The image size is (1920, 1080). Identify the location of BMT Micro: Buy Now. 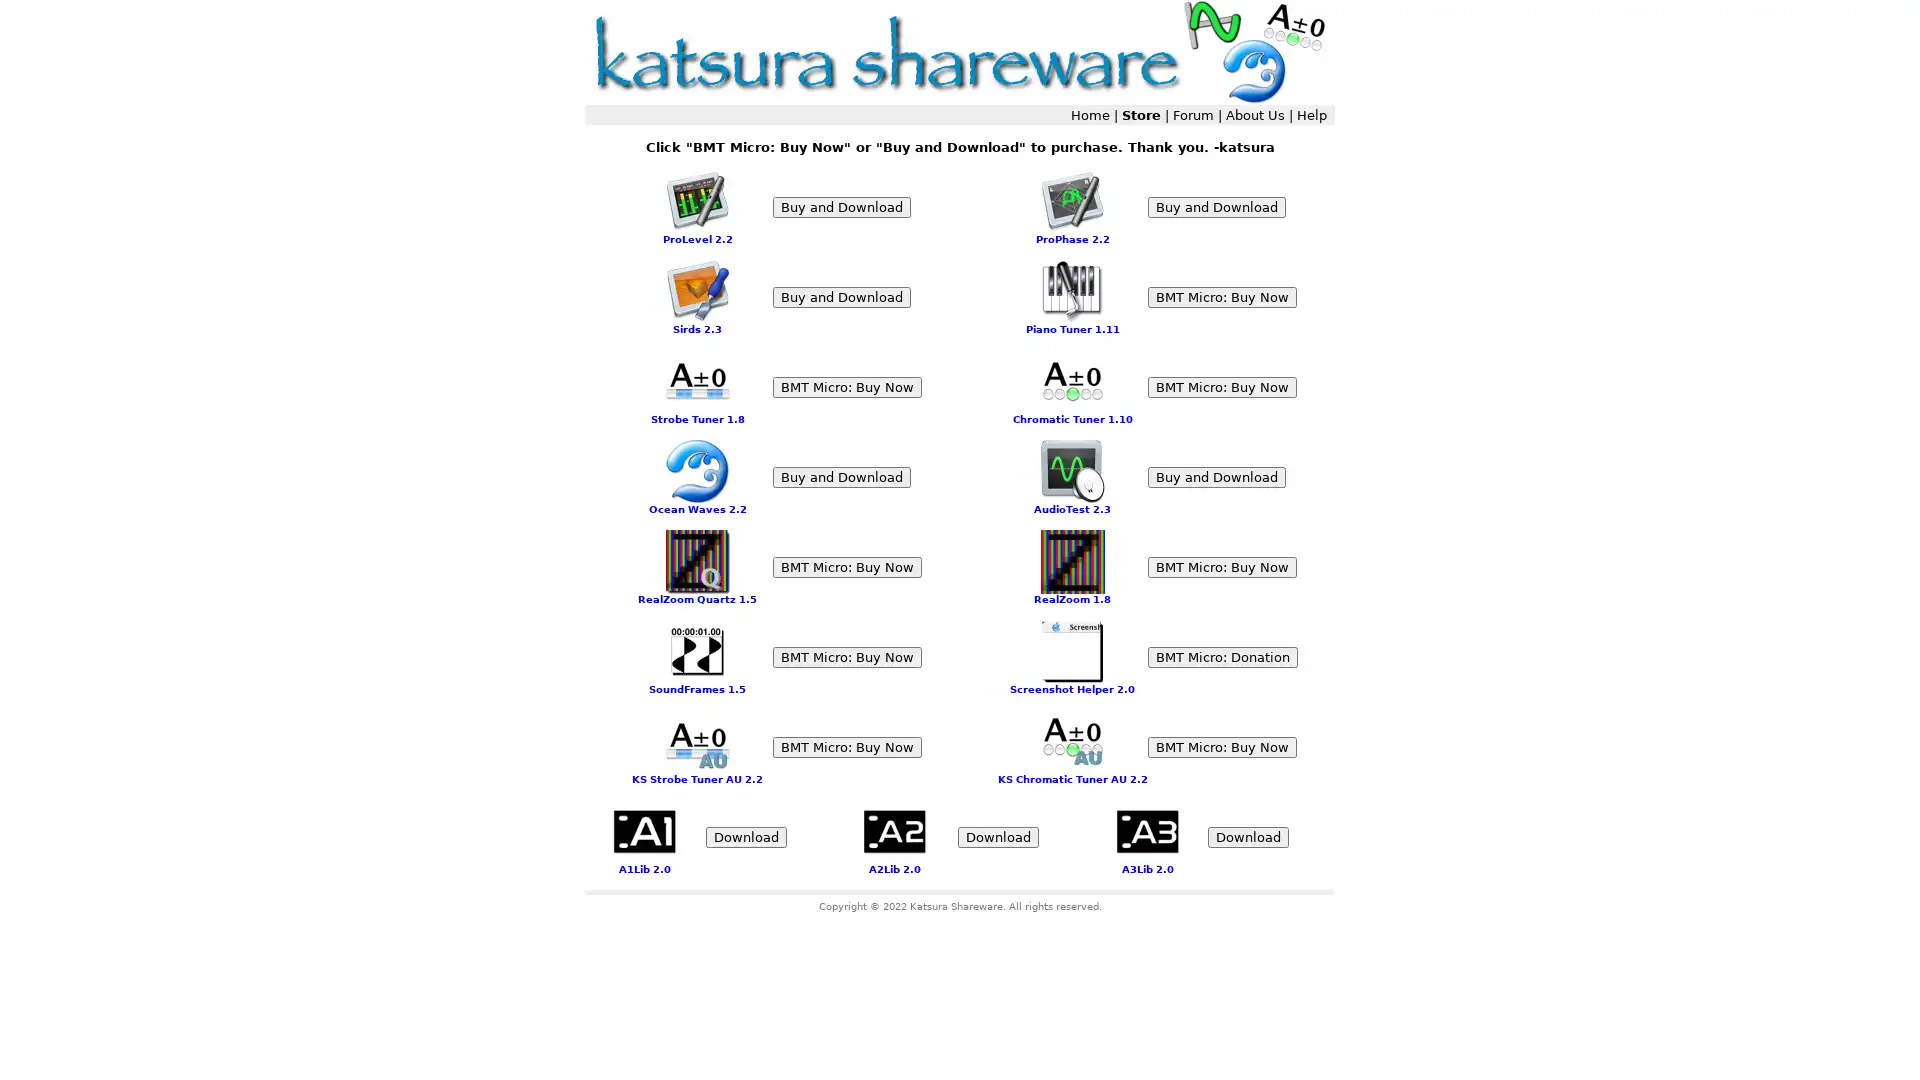
(1220, 387).